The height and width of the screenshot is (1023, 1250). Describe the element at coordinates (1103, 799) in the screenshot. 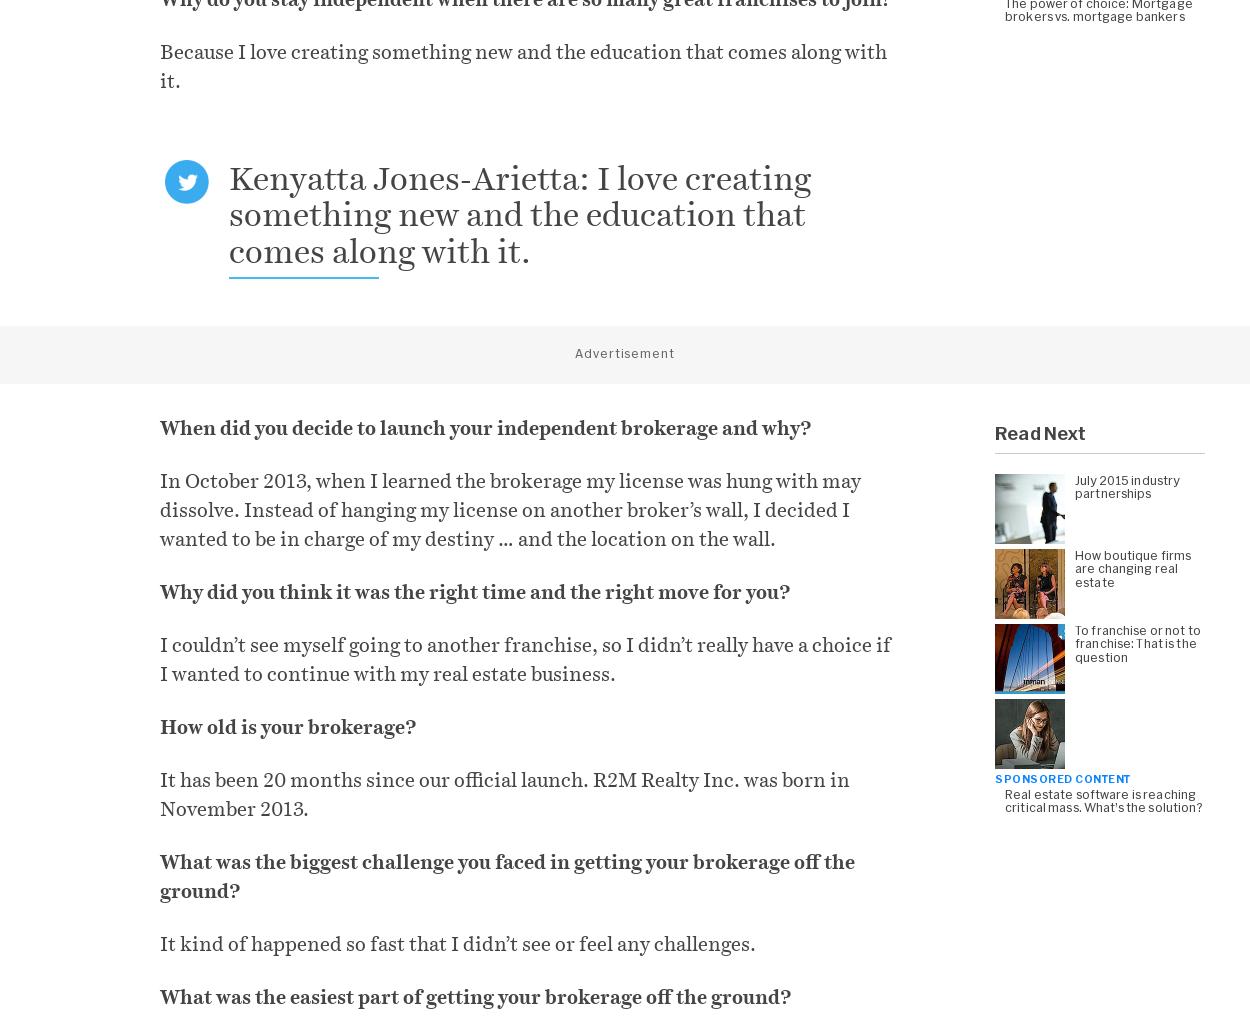

I see `'Real estate software is reaching critical mass. What’s the solution?'` at that location.